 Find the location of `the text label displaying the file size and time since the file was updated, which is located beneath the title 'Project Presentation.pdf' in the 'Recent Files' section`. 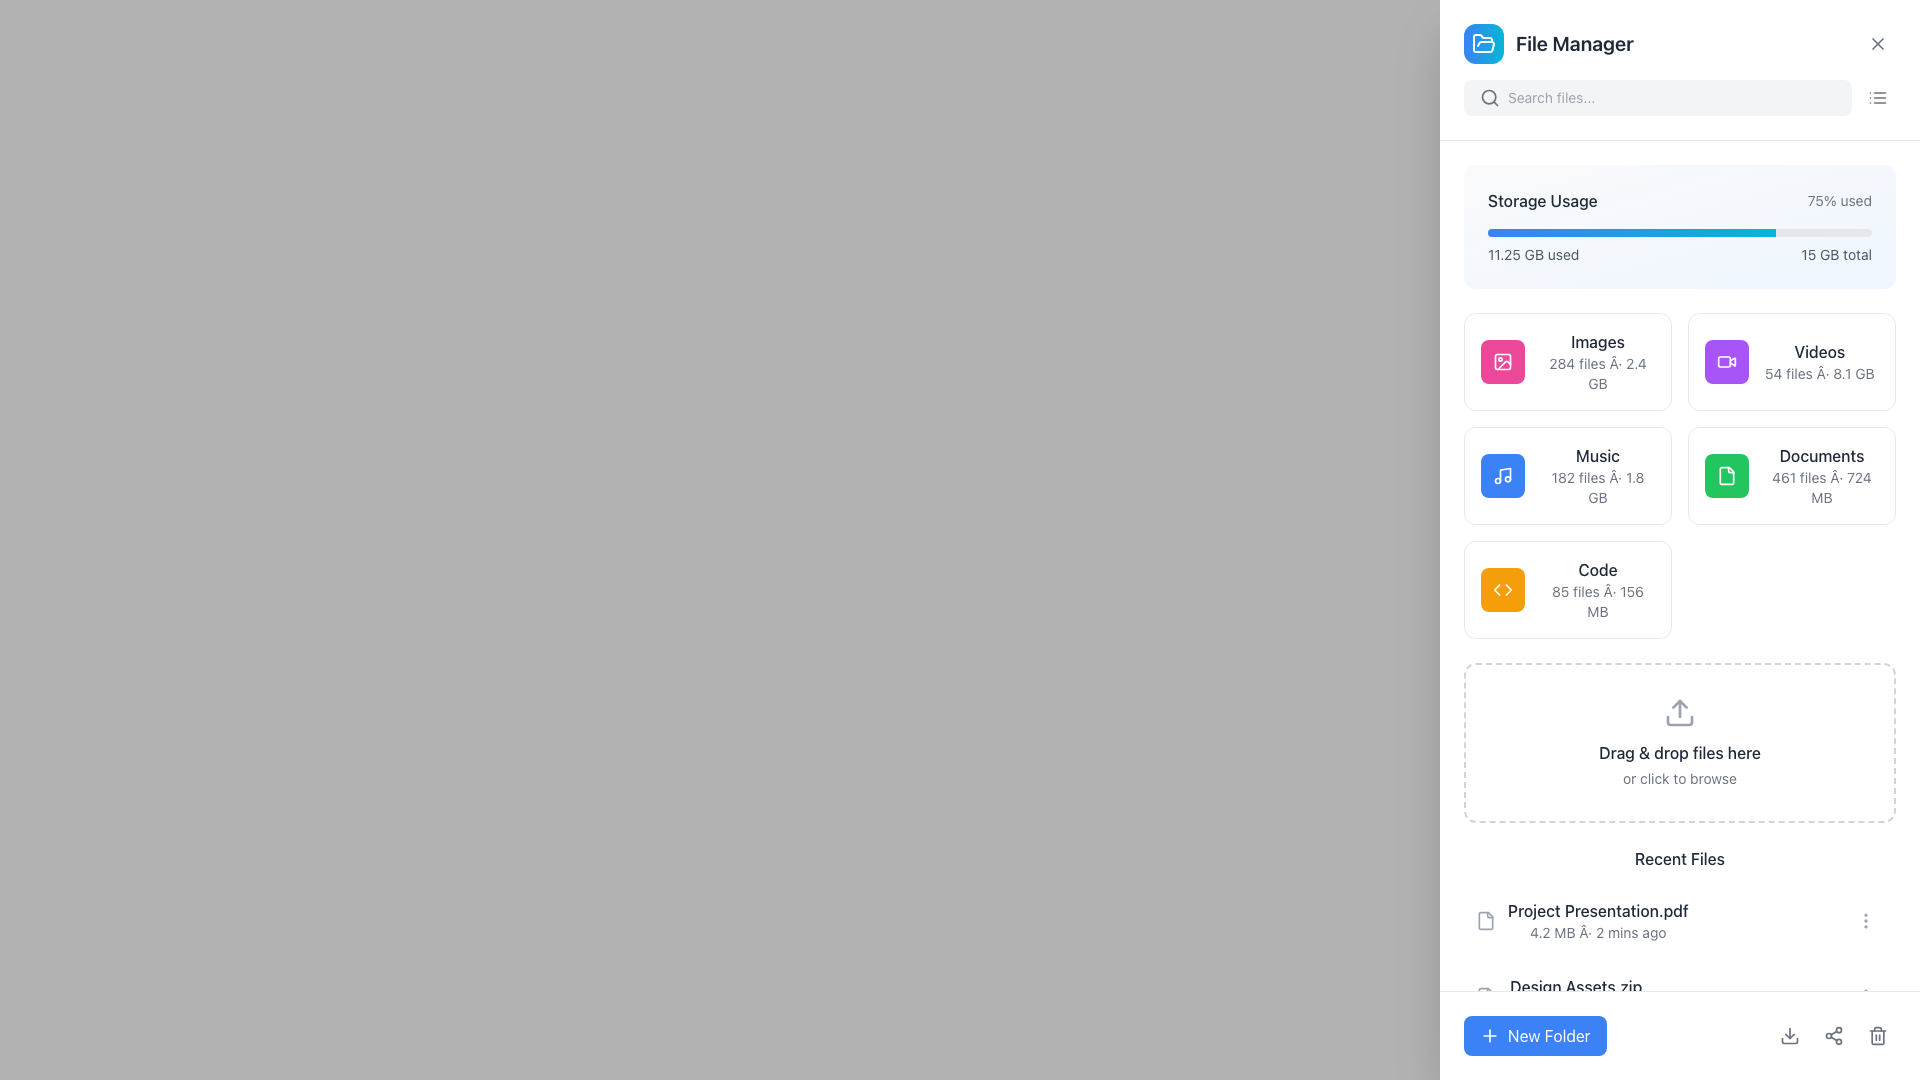

the text label displaying the file size and time since the file was updated, which is located beneath the title 'Project Presentation.pdf' in the 'Recent Files' section is located at coordinates (1597, 933).